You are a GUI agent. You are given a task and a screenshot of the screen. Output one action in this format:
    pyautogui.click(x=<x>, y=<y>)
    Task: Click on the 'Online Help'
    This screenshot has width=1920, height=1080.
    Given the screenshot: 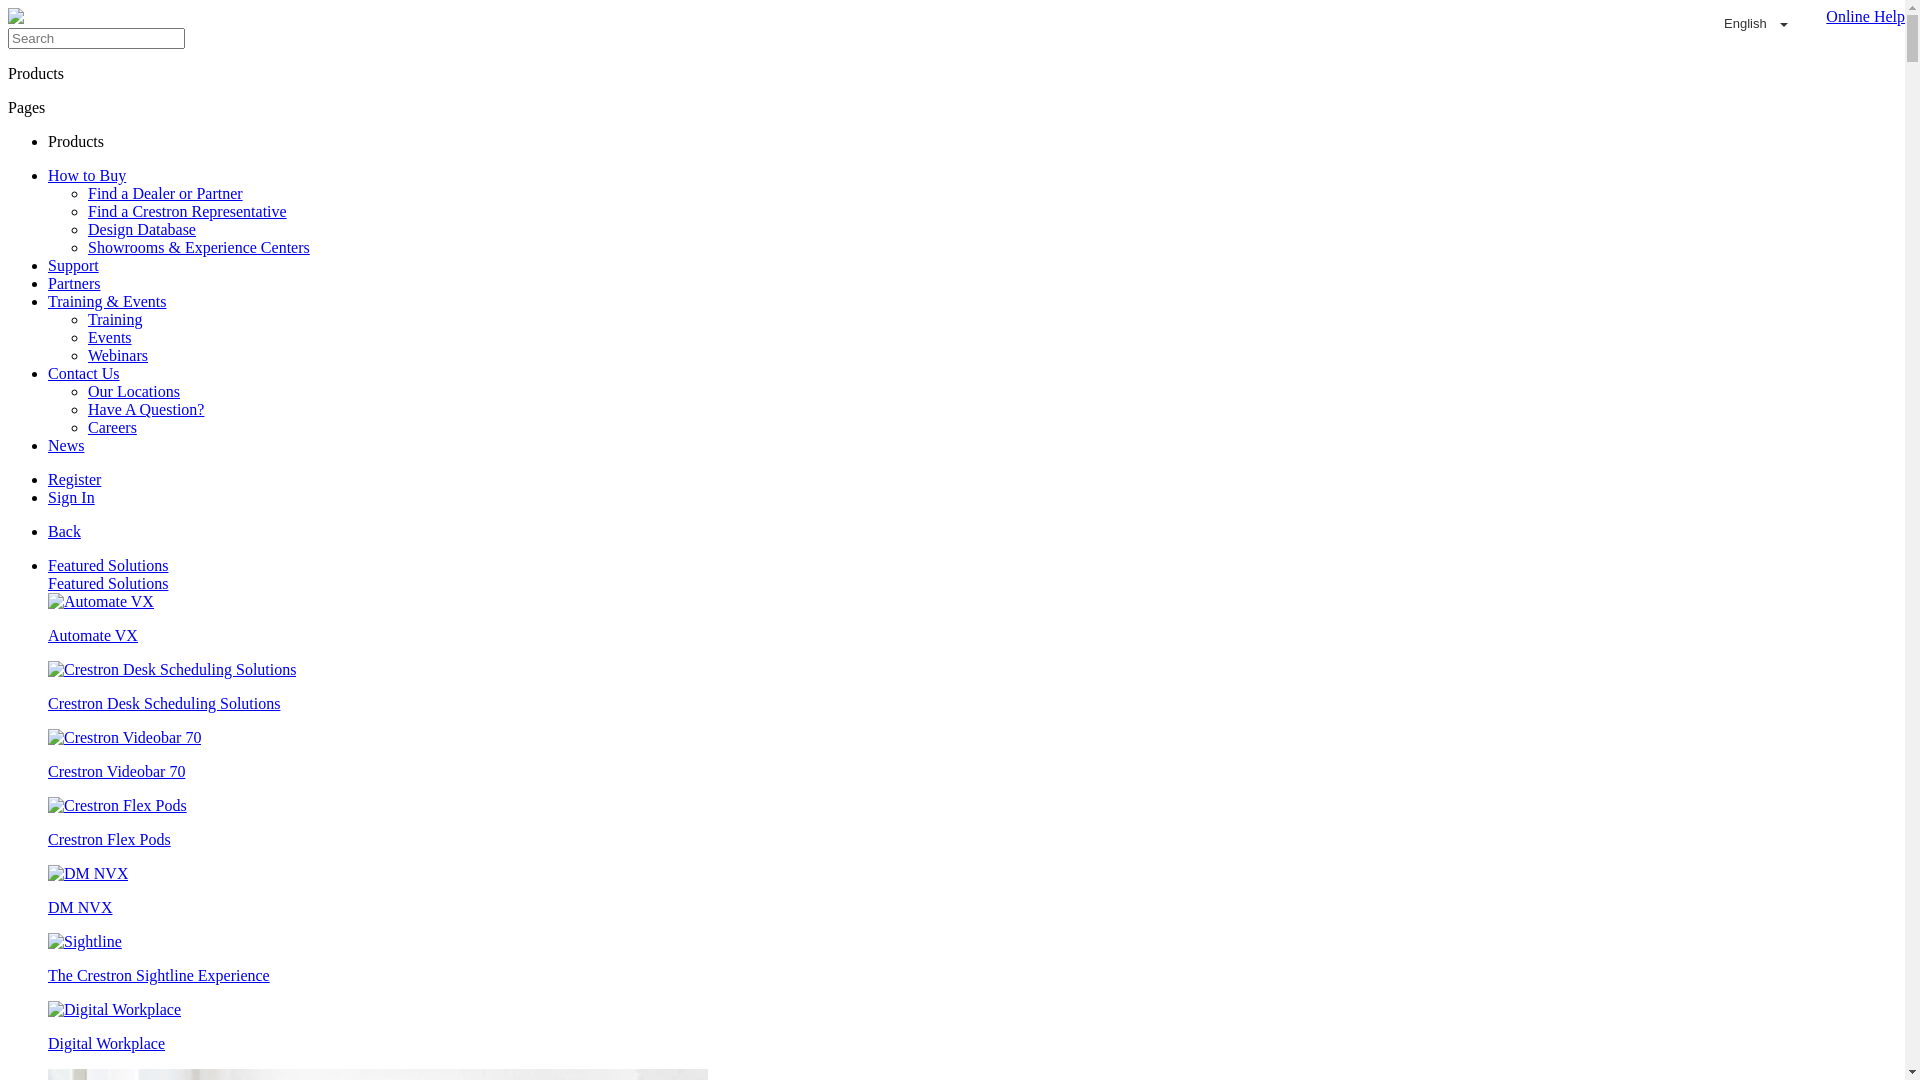 What is the action you would take?
    pyautogui.click(x=1859, y=24)
    